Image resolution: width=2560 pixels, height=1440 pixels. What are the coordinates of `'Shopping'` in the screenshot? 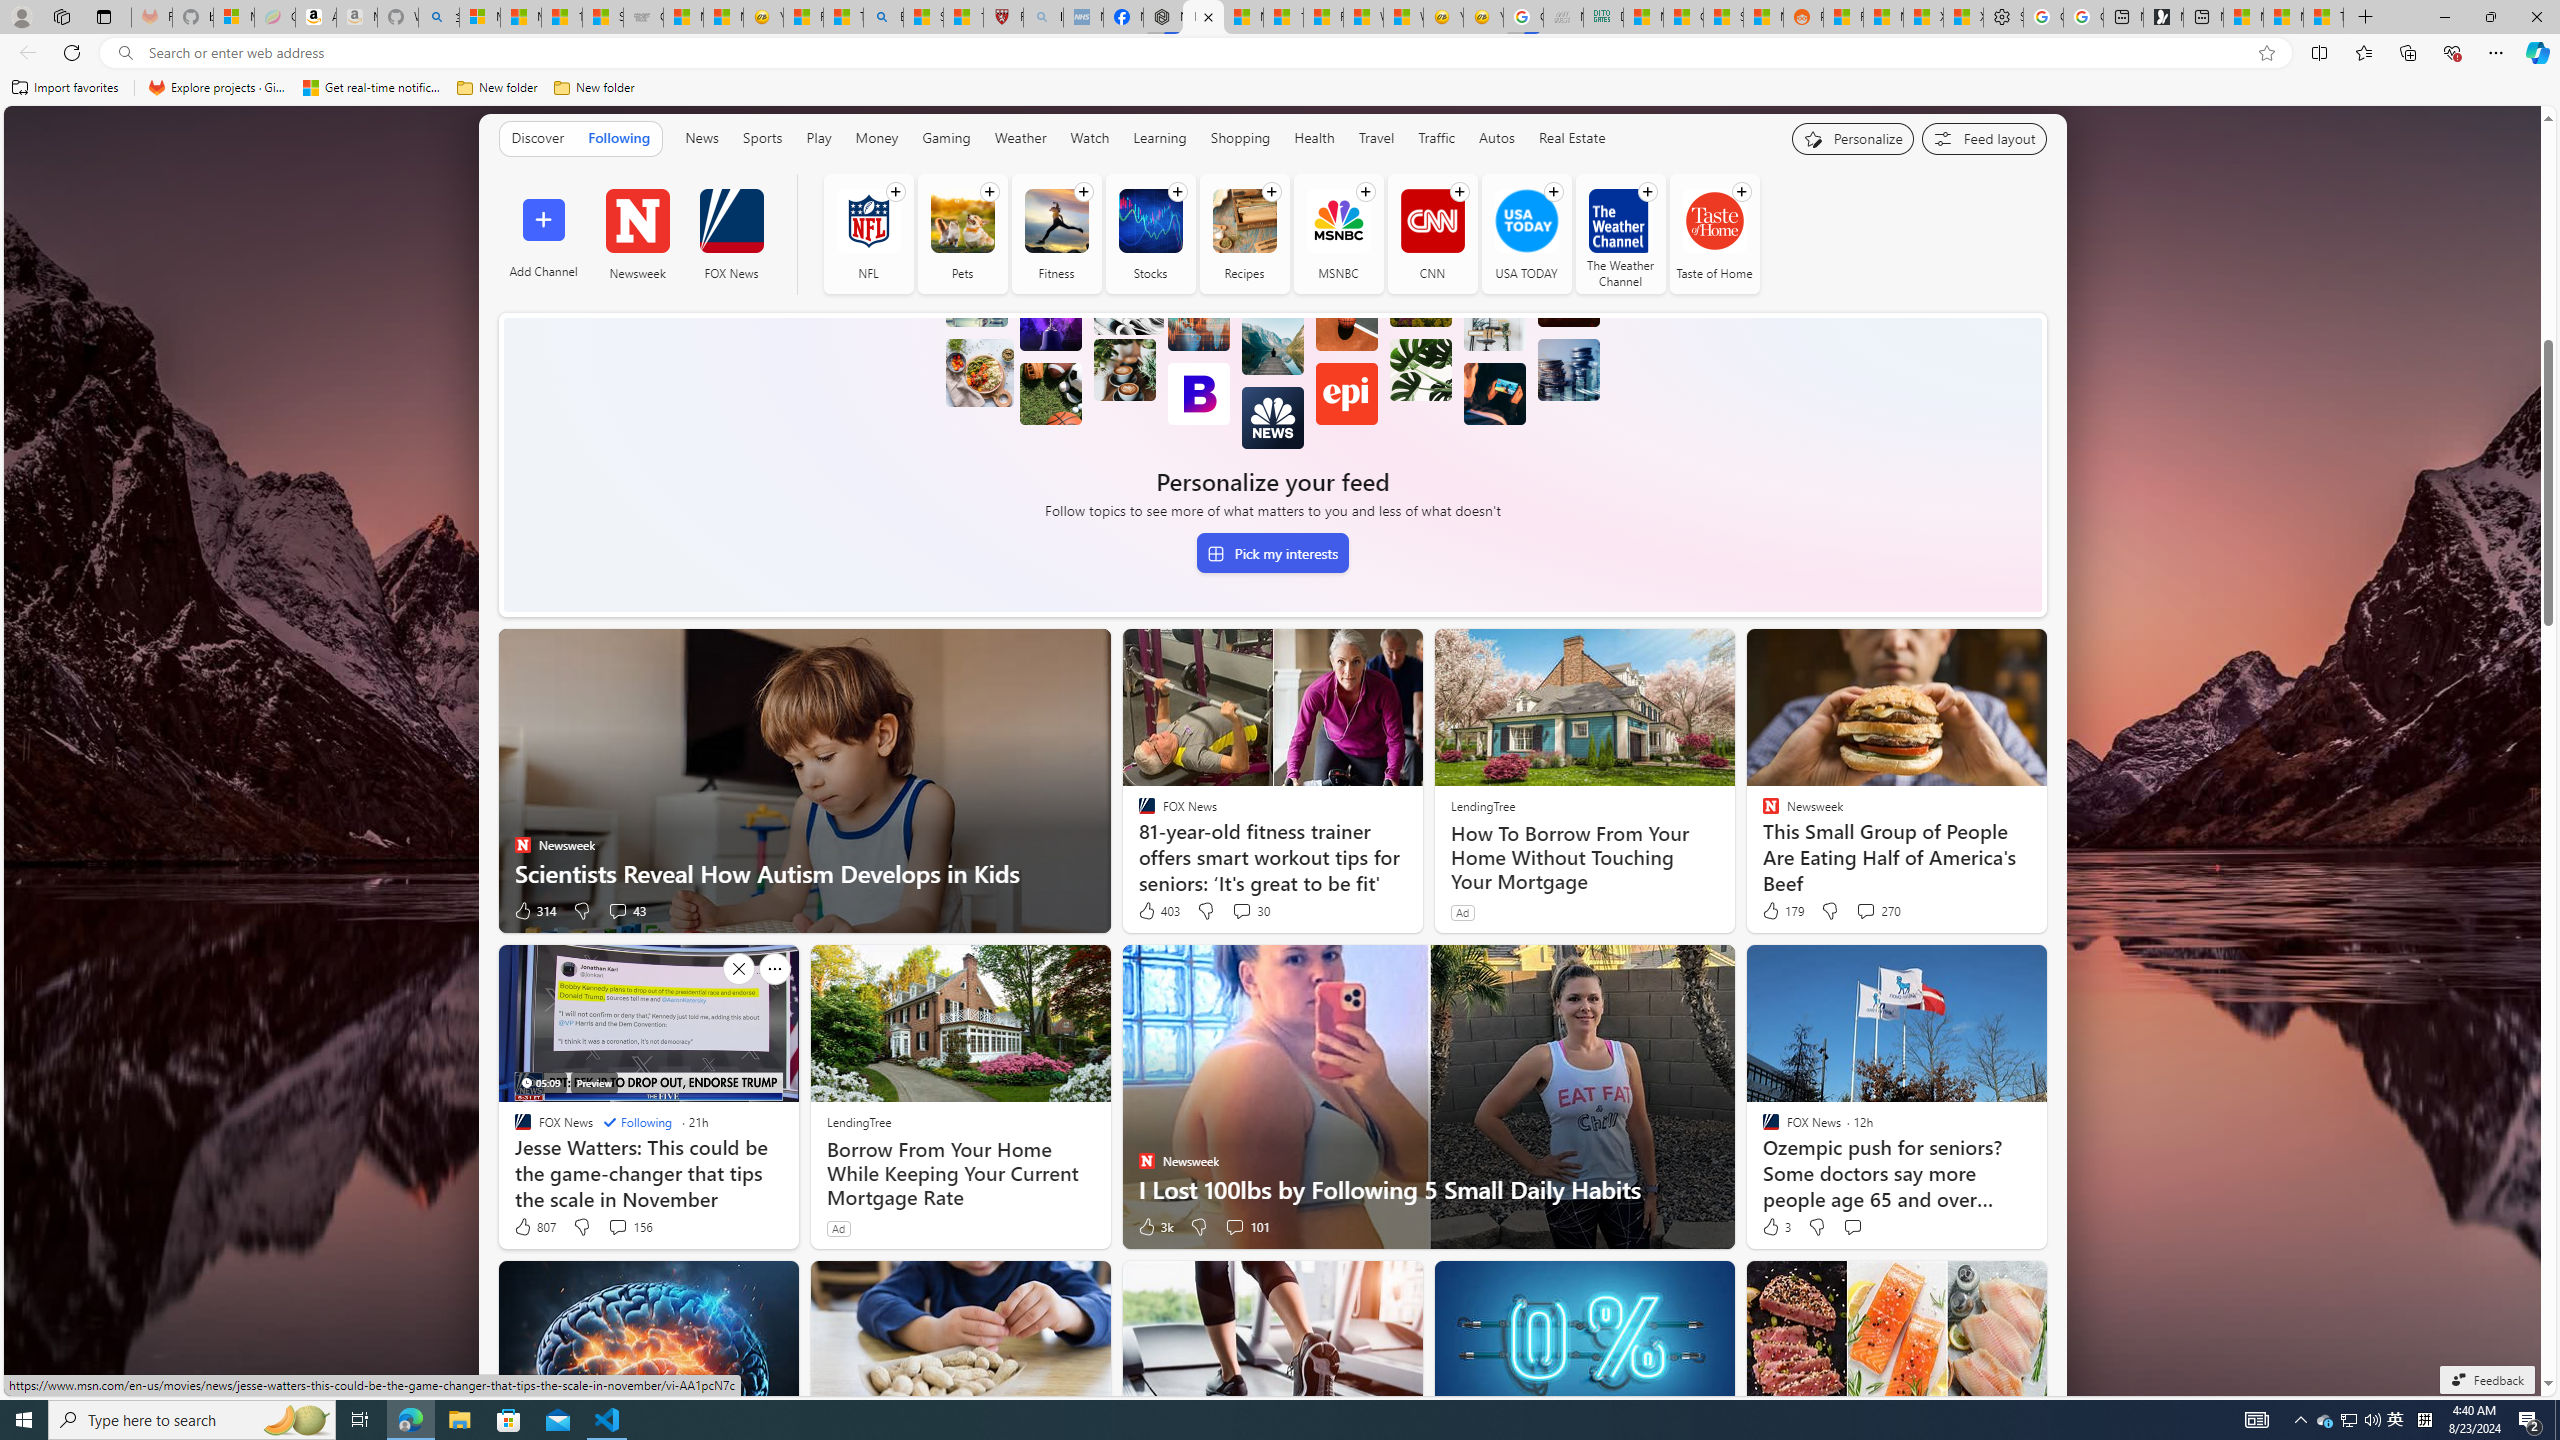 It's located at (1239, 138).